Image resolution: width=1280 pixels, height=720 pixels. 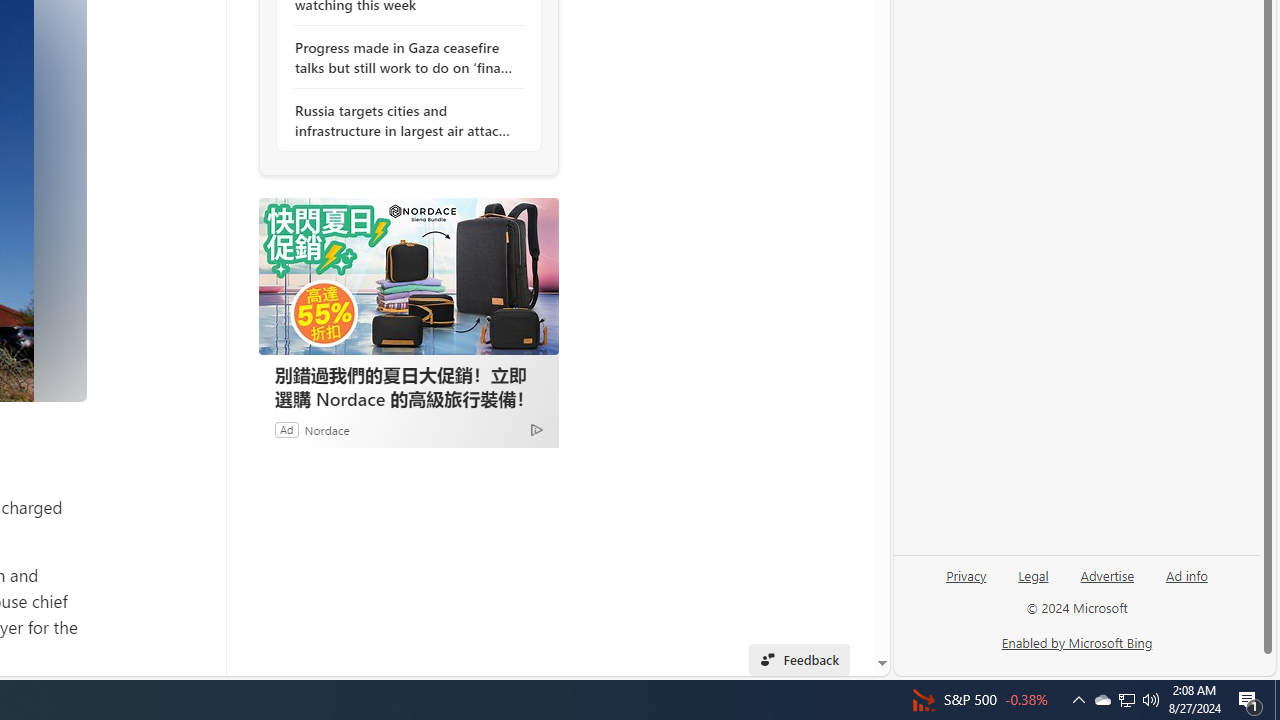 What do you see at coordinates (1033, 583) in the screenshot?
I see `'Legal'` at bounding box center [1033, 583].